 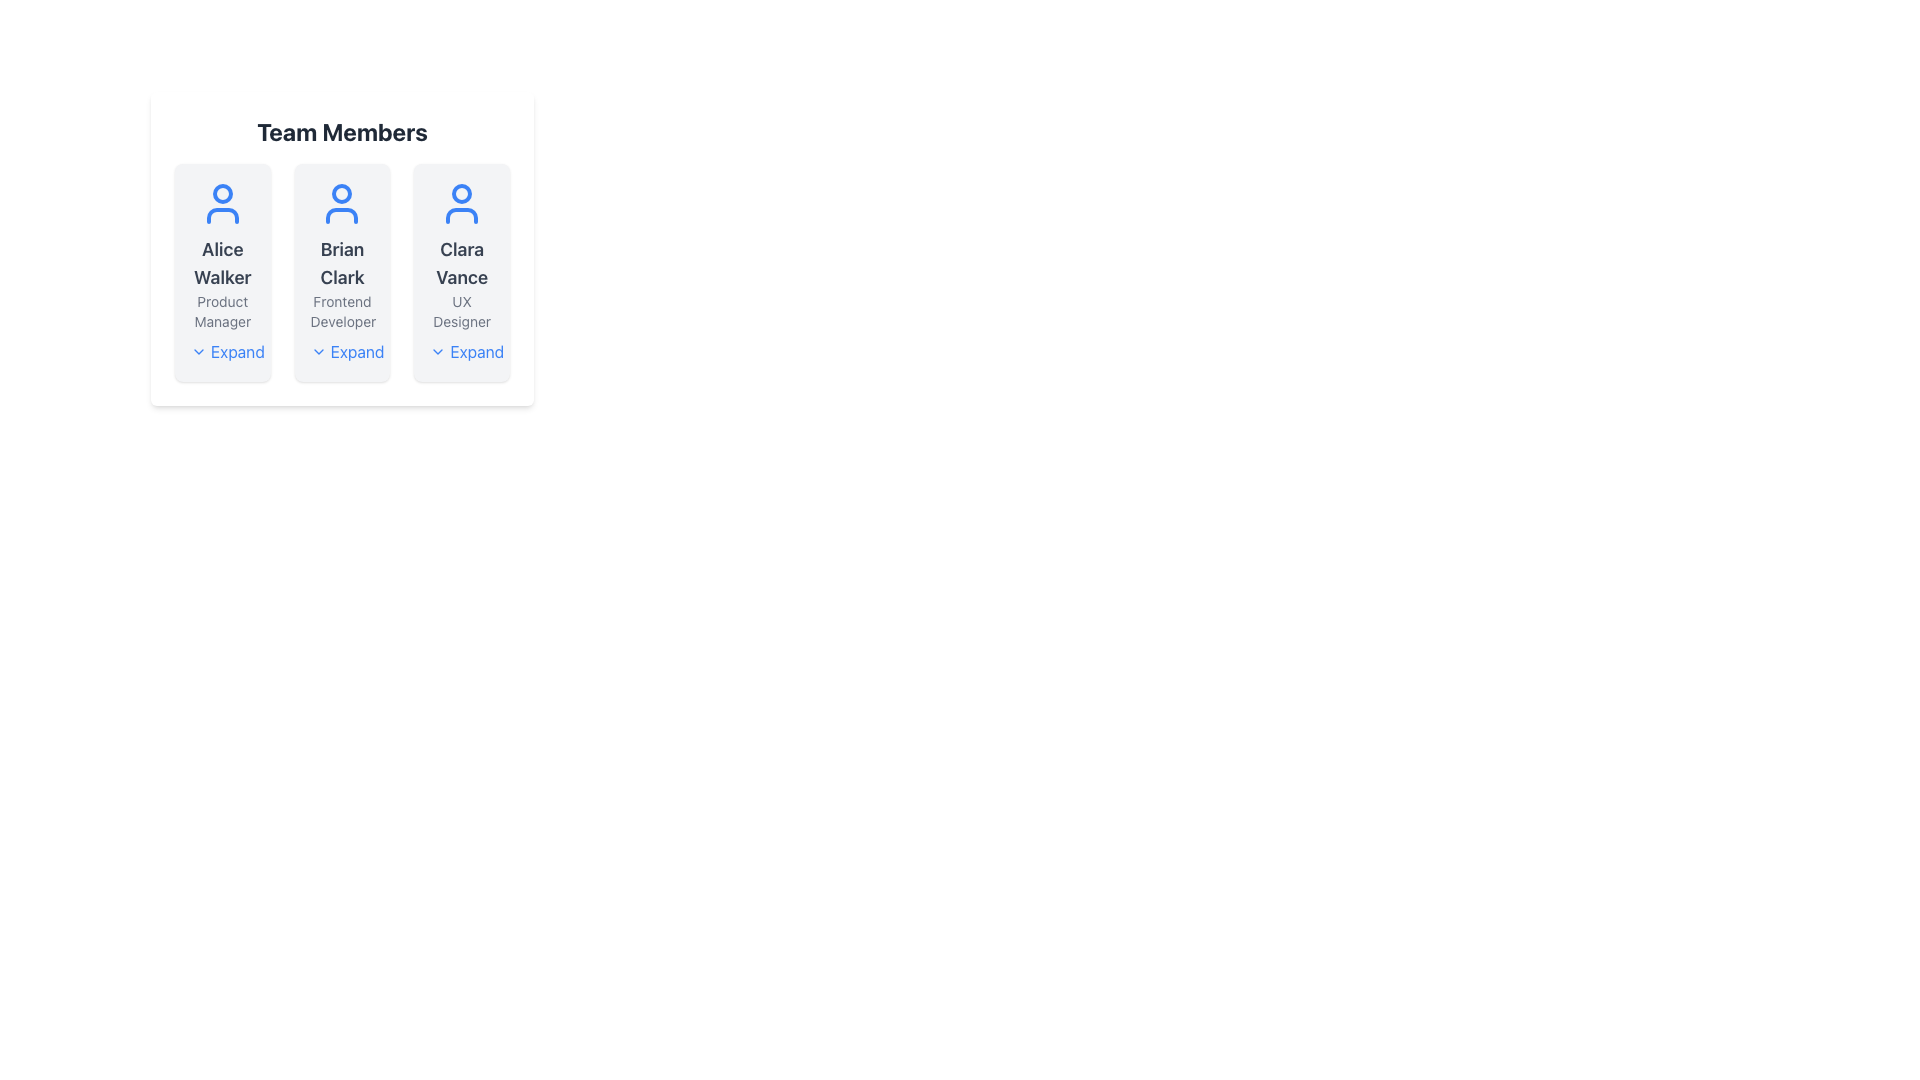 I want to click on the 'Expand' button, which is styled in blue and located at the bottom of the card for Clara Vance, UX Designer, so click(x=466, y=350).